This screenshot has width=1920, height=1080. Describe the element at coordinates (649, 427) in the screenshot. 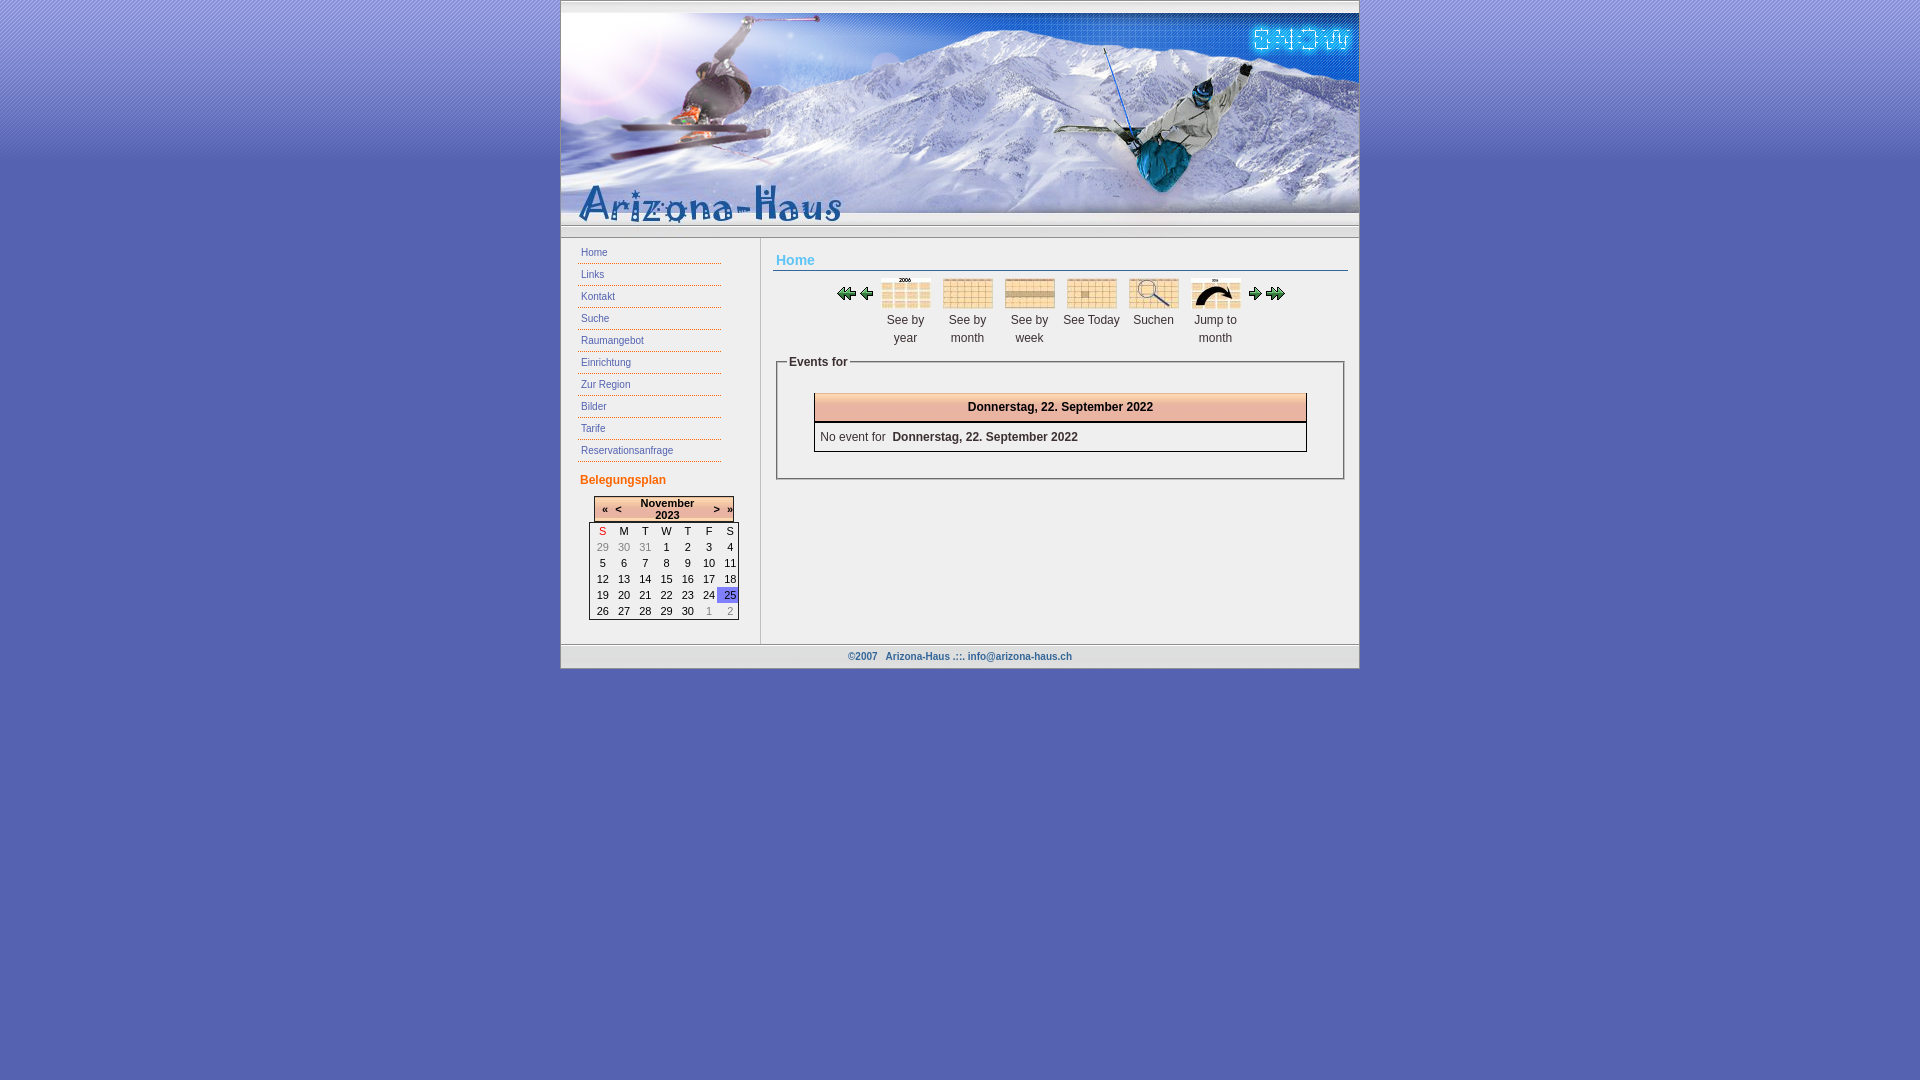

I see `'Tarife'` at that location.